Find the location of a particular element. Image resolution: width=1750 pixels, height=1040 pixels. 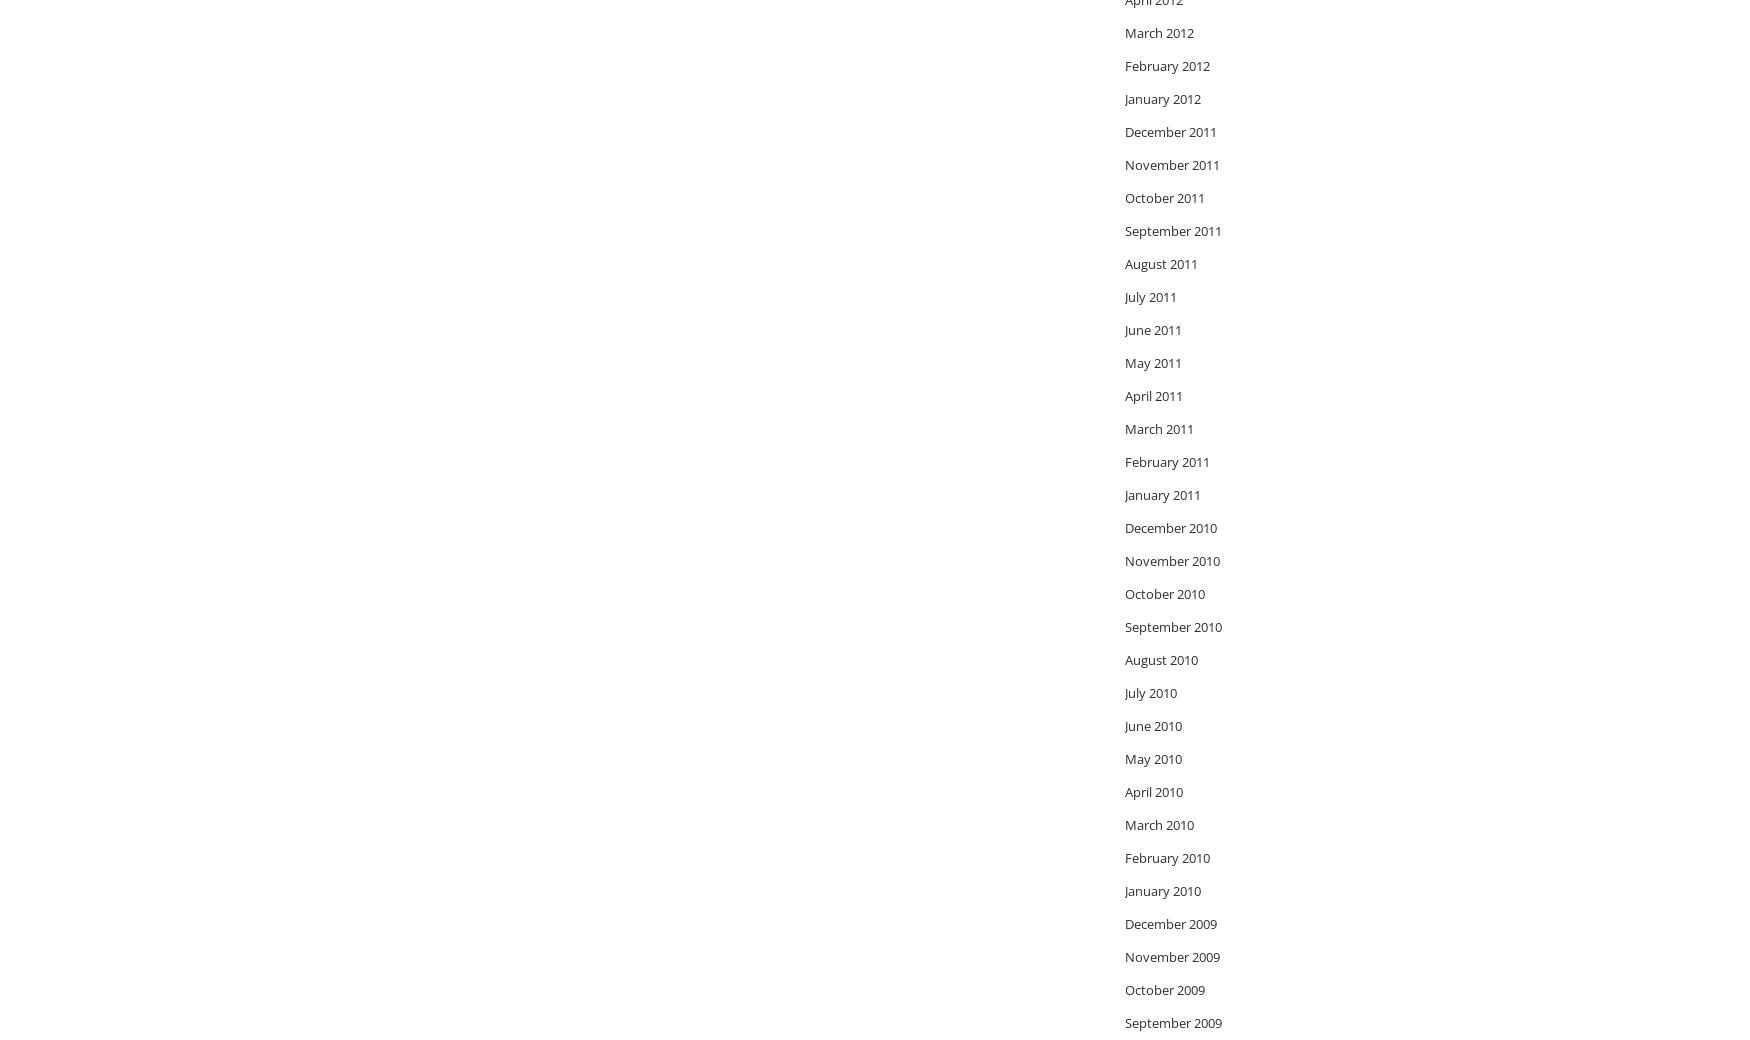

'September 2009' is located at coordinates (1172, 1022).